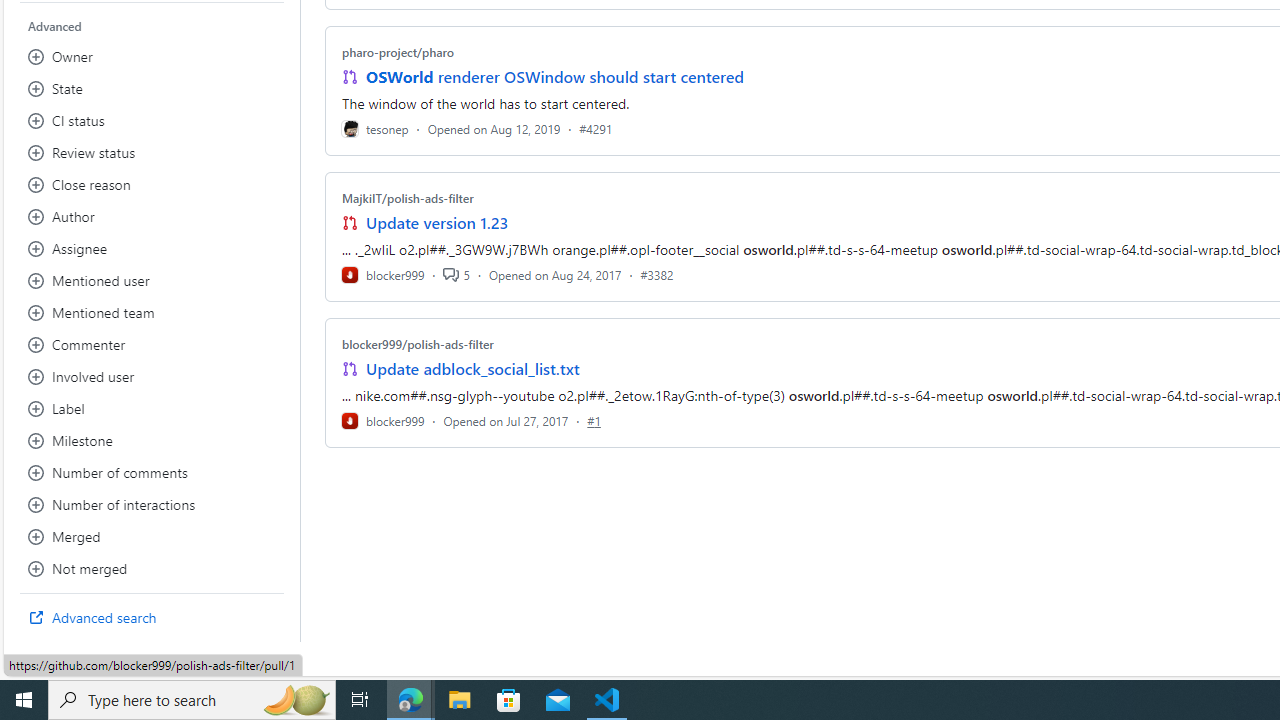 The width and height of the screenshot is (1280, 720). What do you see at coordinates (406, 198) in the screenshot?
I see `'MajkiIT/polish-ads-filter'` at bounding box center [406, 198].